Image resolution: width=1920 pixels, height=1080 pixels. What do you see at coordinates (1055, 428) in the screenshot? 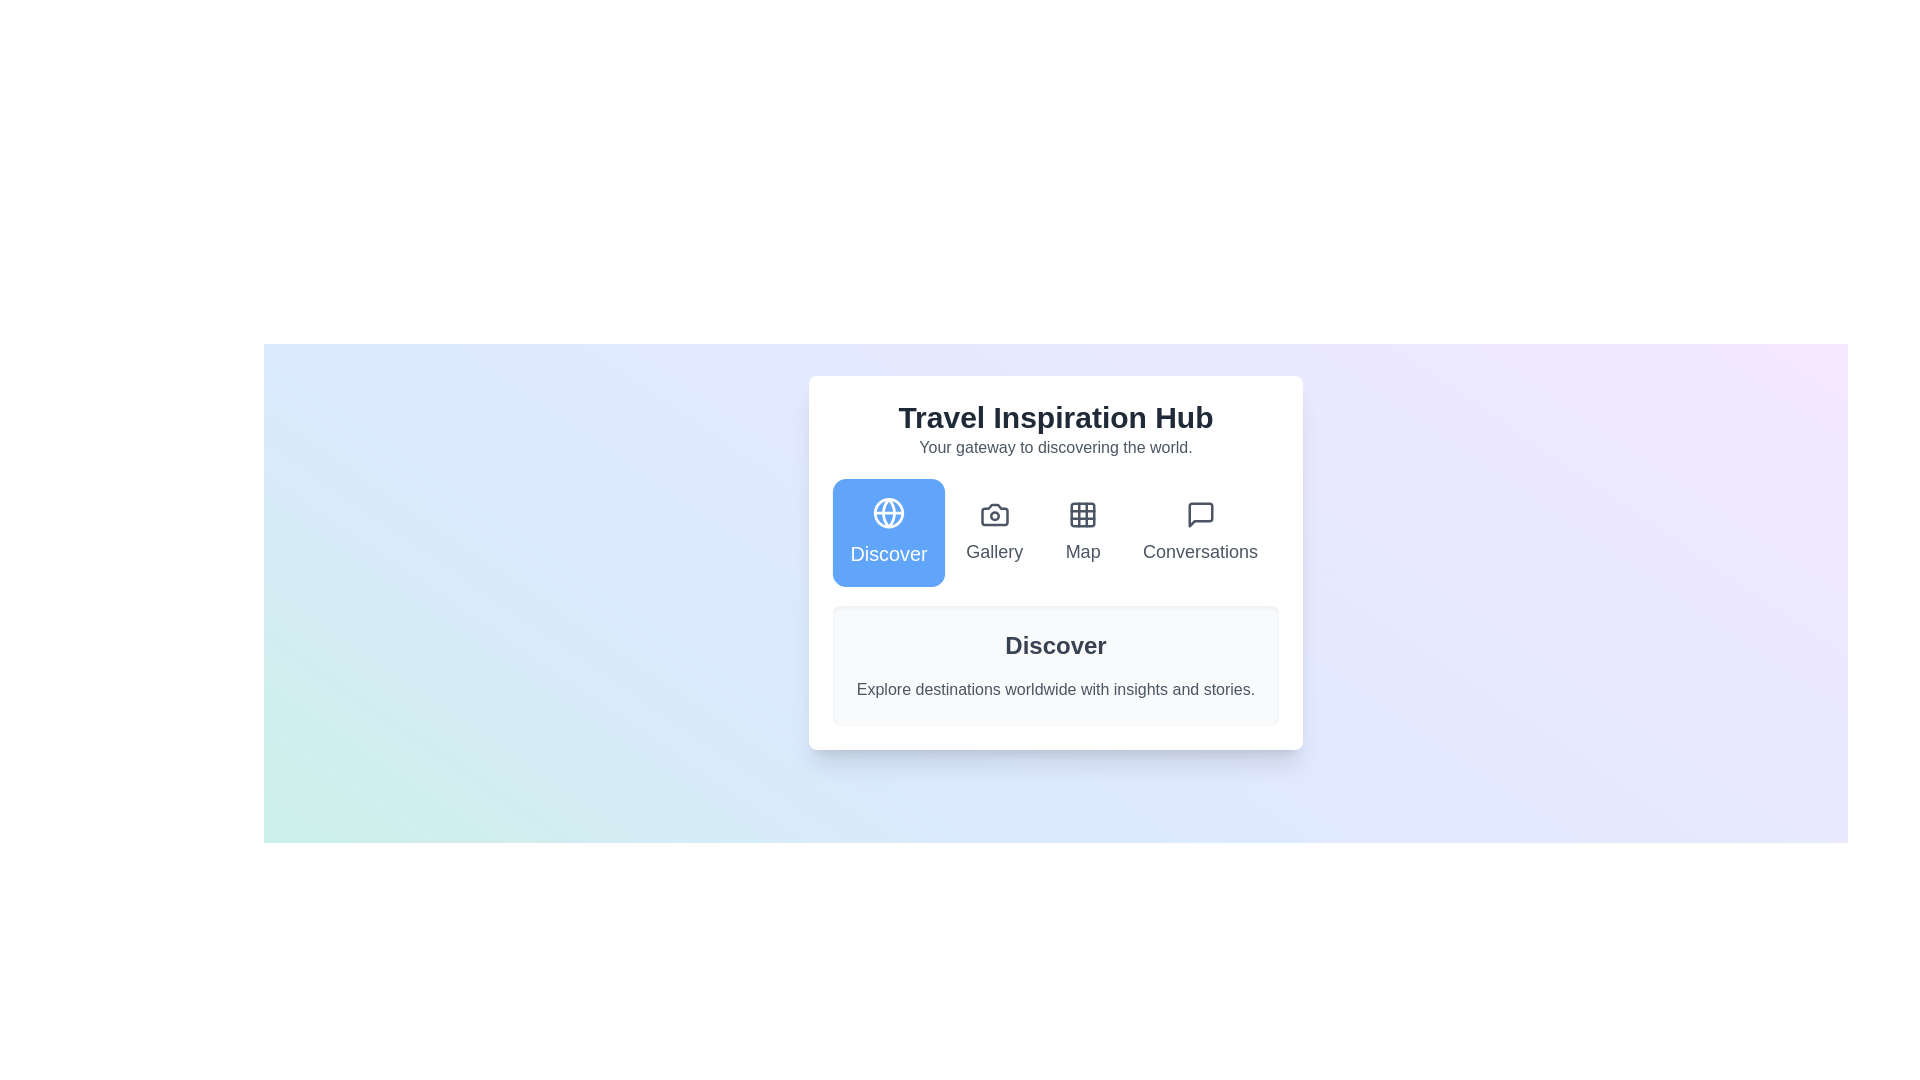
I see `the introductory header text block in the Travel Inspiration Hub card, which is positioned above the navigation options` at bounding box center [1055, 428].